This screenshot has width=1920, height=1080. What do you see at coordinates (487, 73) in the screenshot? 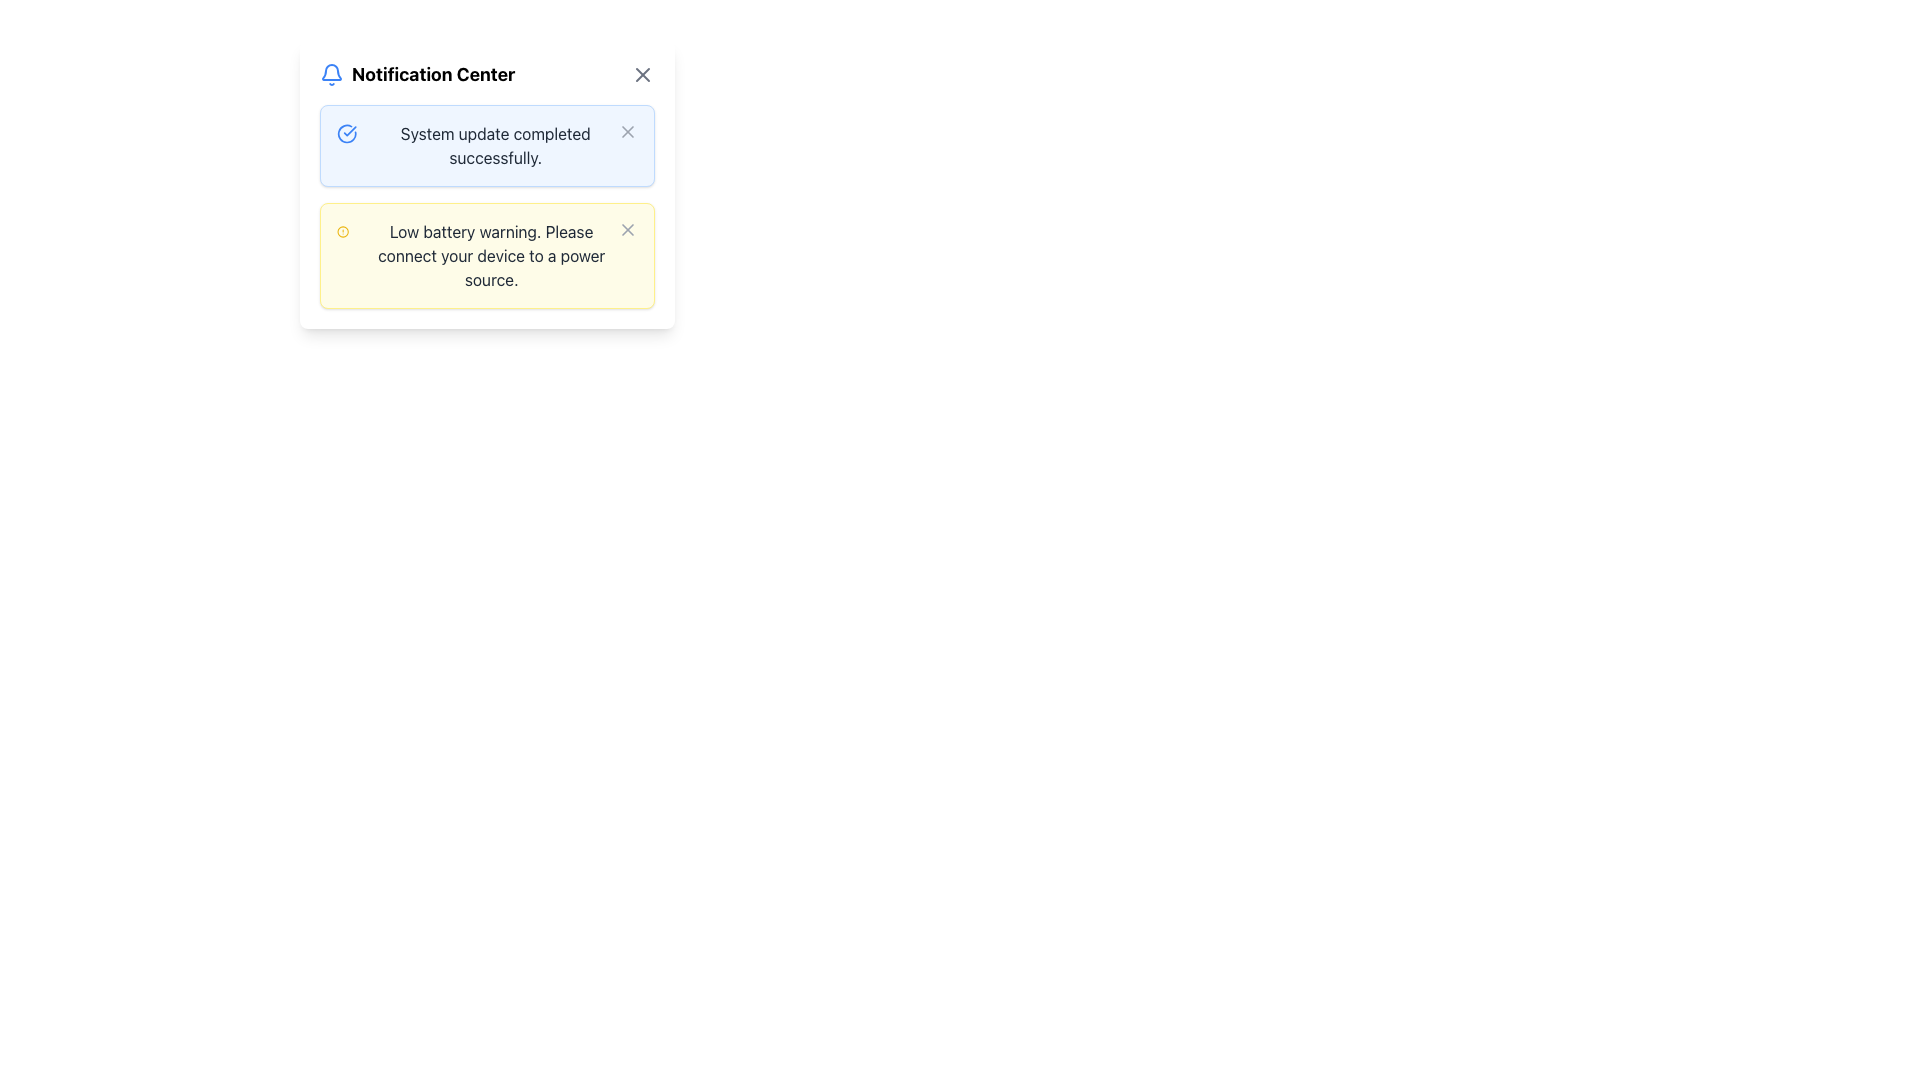
I see `the Header with Icon and Button of the notification panel to interact with its text or icon` at bounding box center [487, 73].